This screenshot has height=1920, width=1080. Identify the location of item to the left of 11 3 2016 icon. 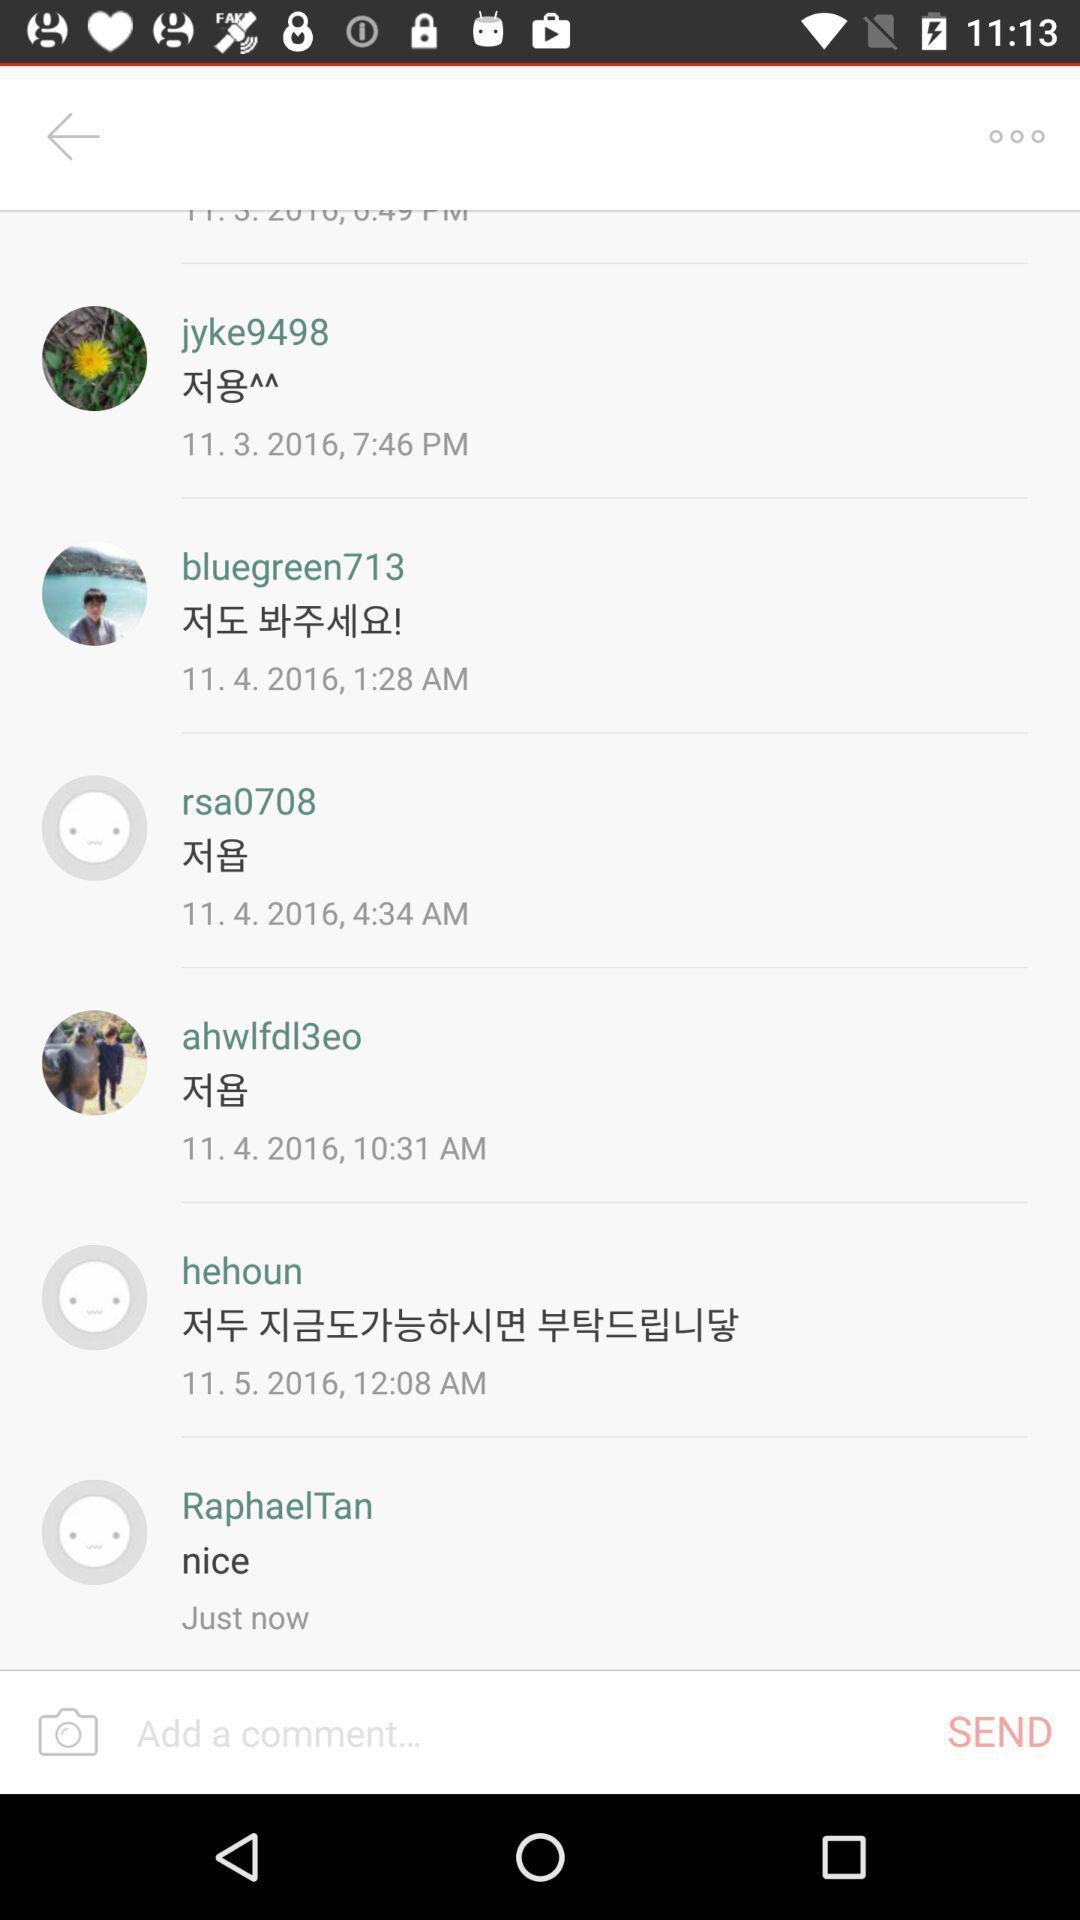
(72, 135).